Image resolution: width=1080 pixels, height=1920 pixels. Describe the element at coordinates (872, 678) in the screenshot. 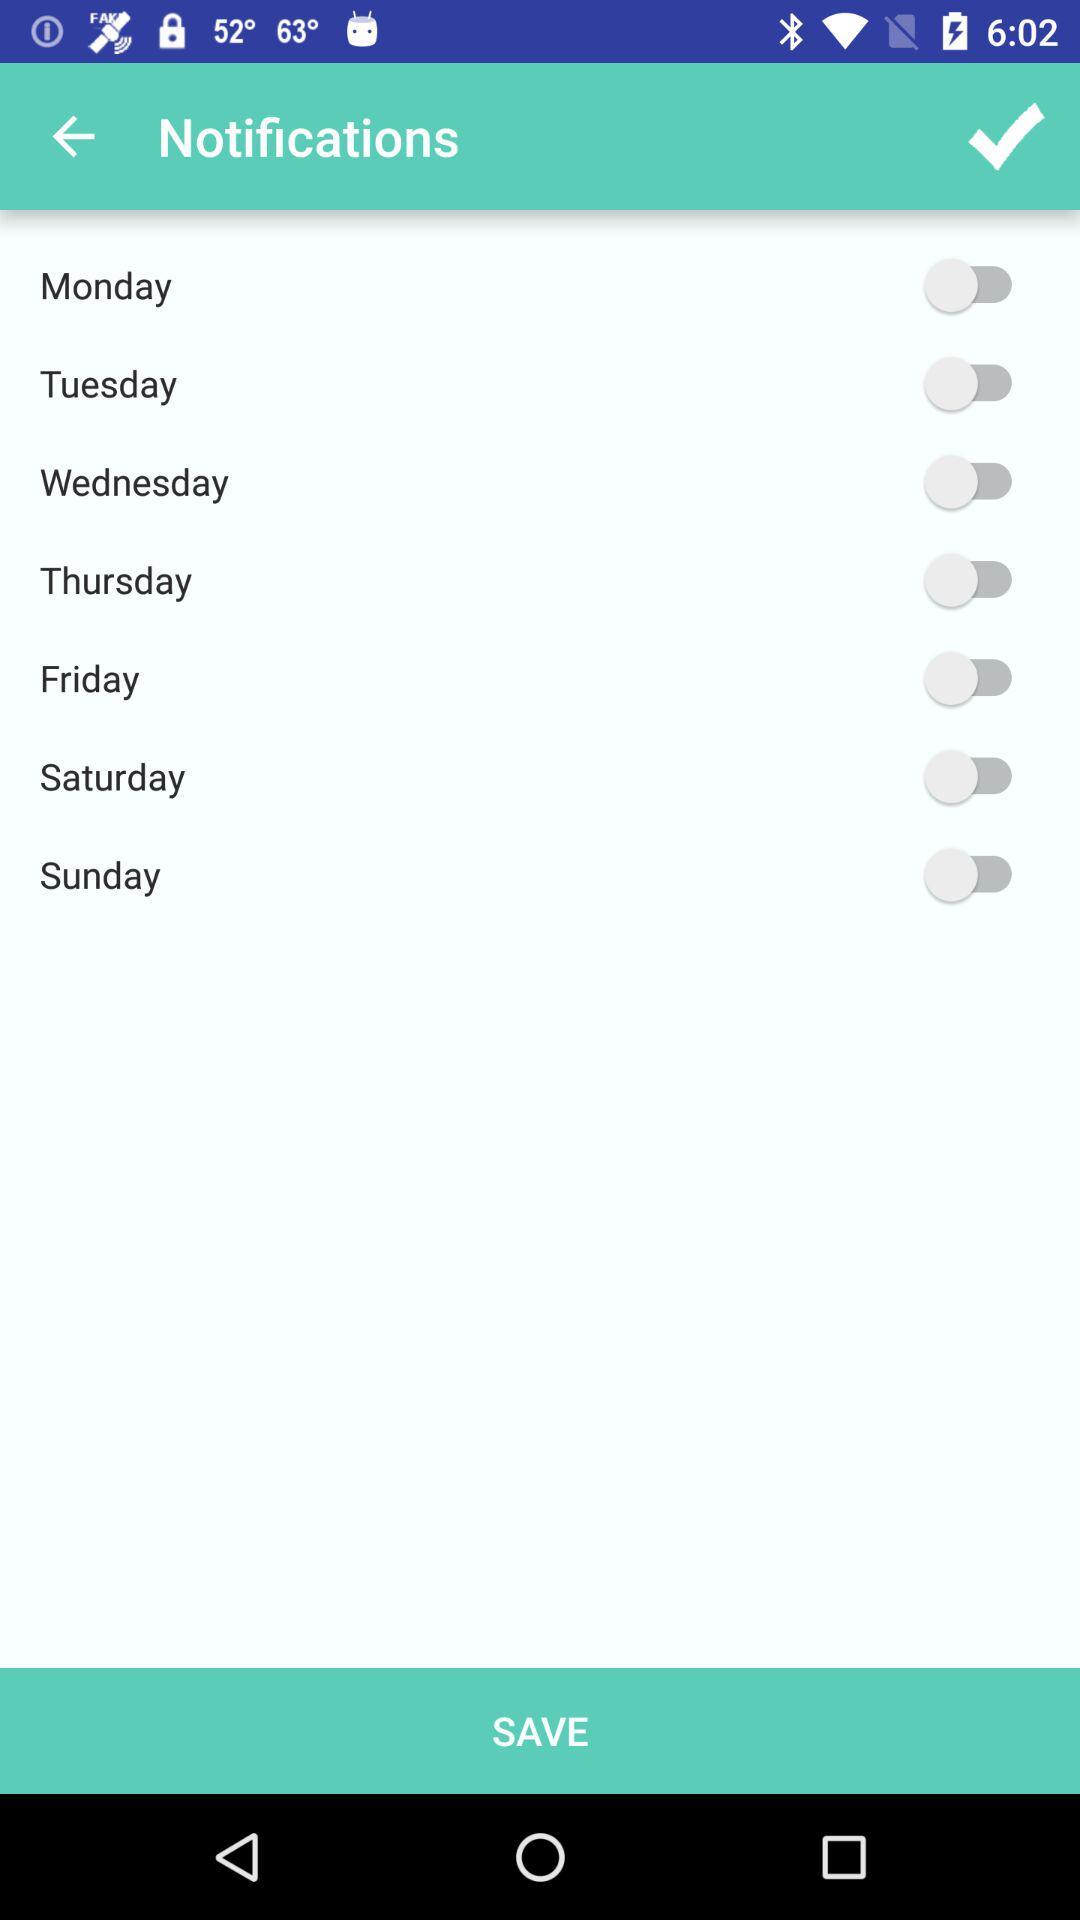

I see `notification option` at that location.